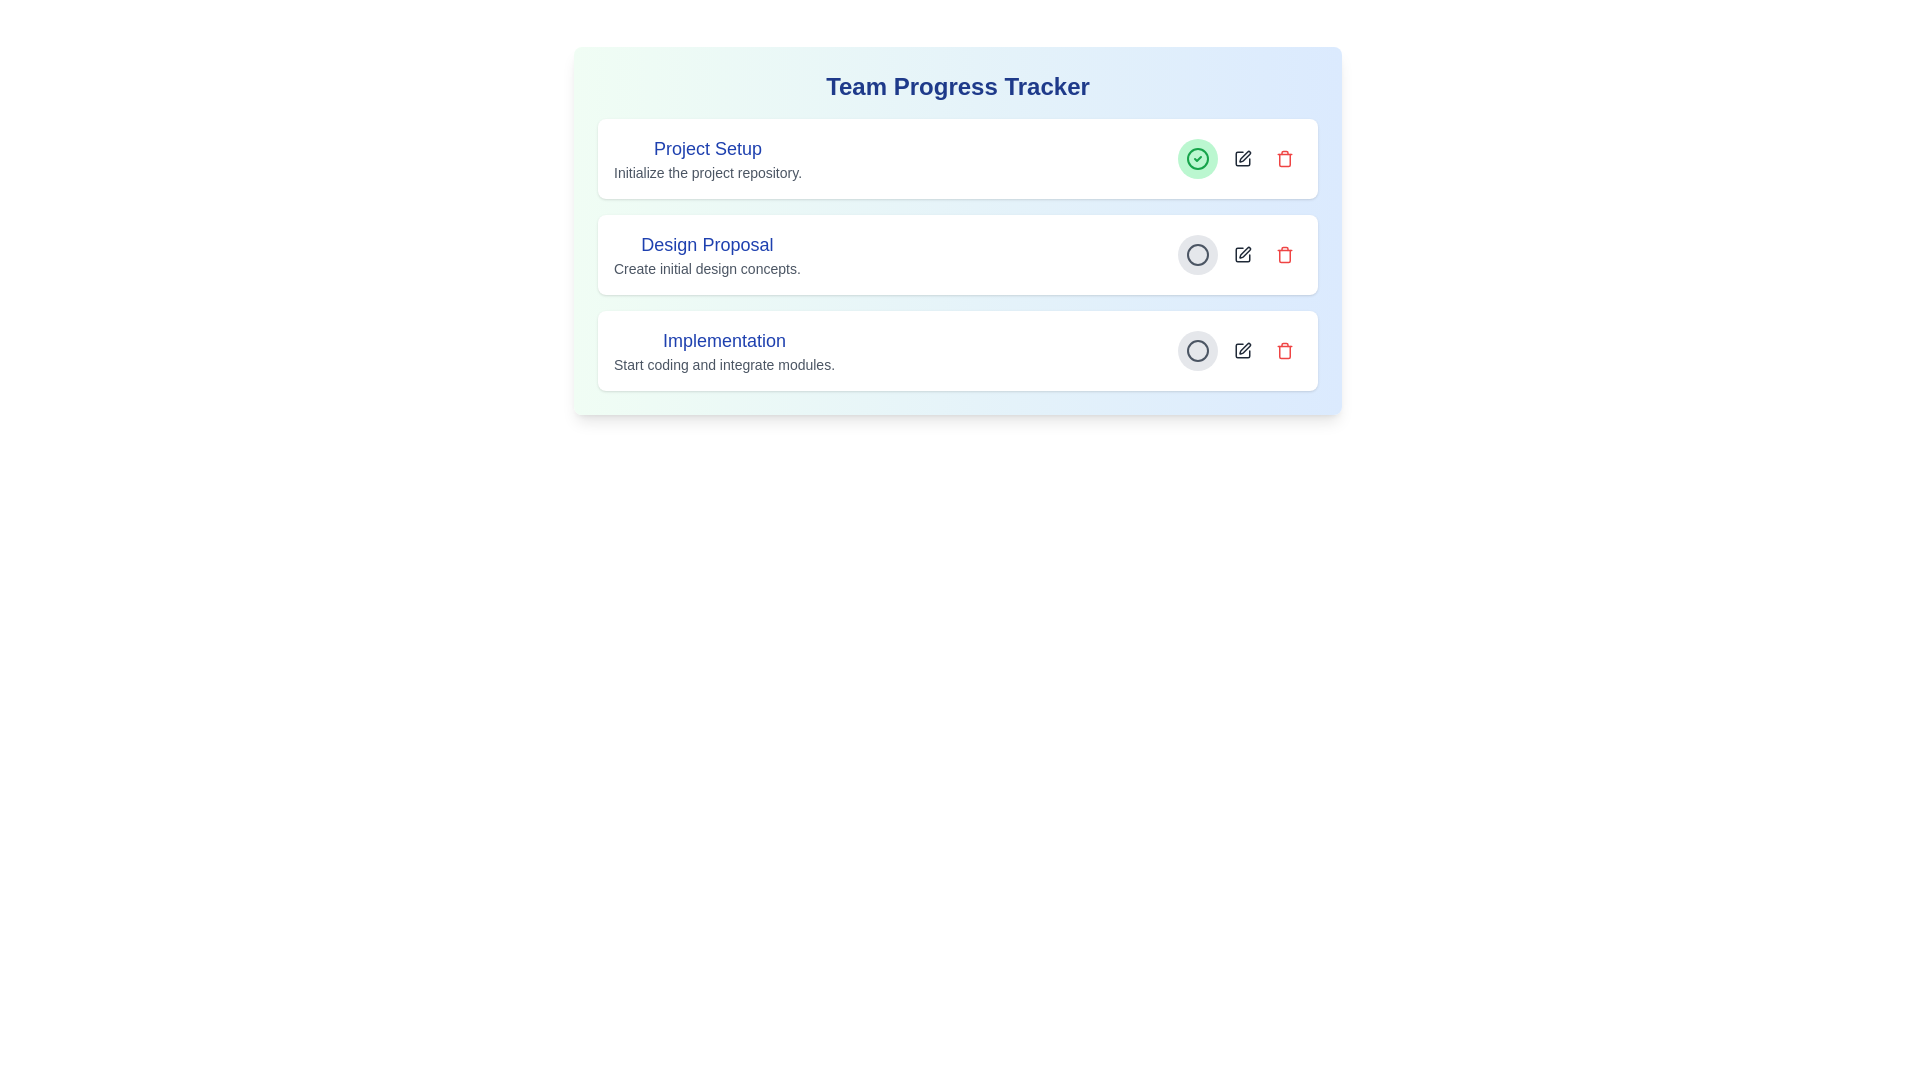 This screenshot has height=1080, width=1920. Describe the element at coordinates (1285, 253) in the screenshot. I see `the delete button for the task titled Design Proposal` at that location.